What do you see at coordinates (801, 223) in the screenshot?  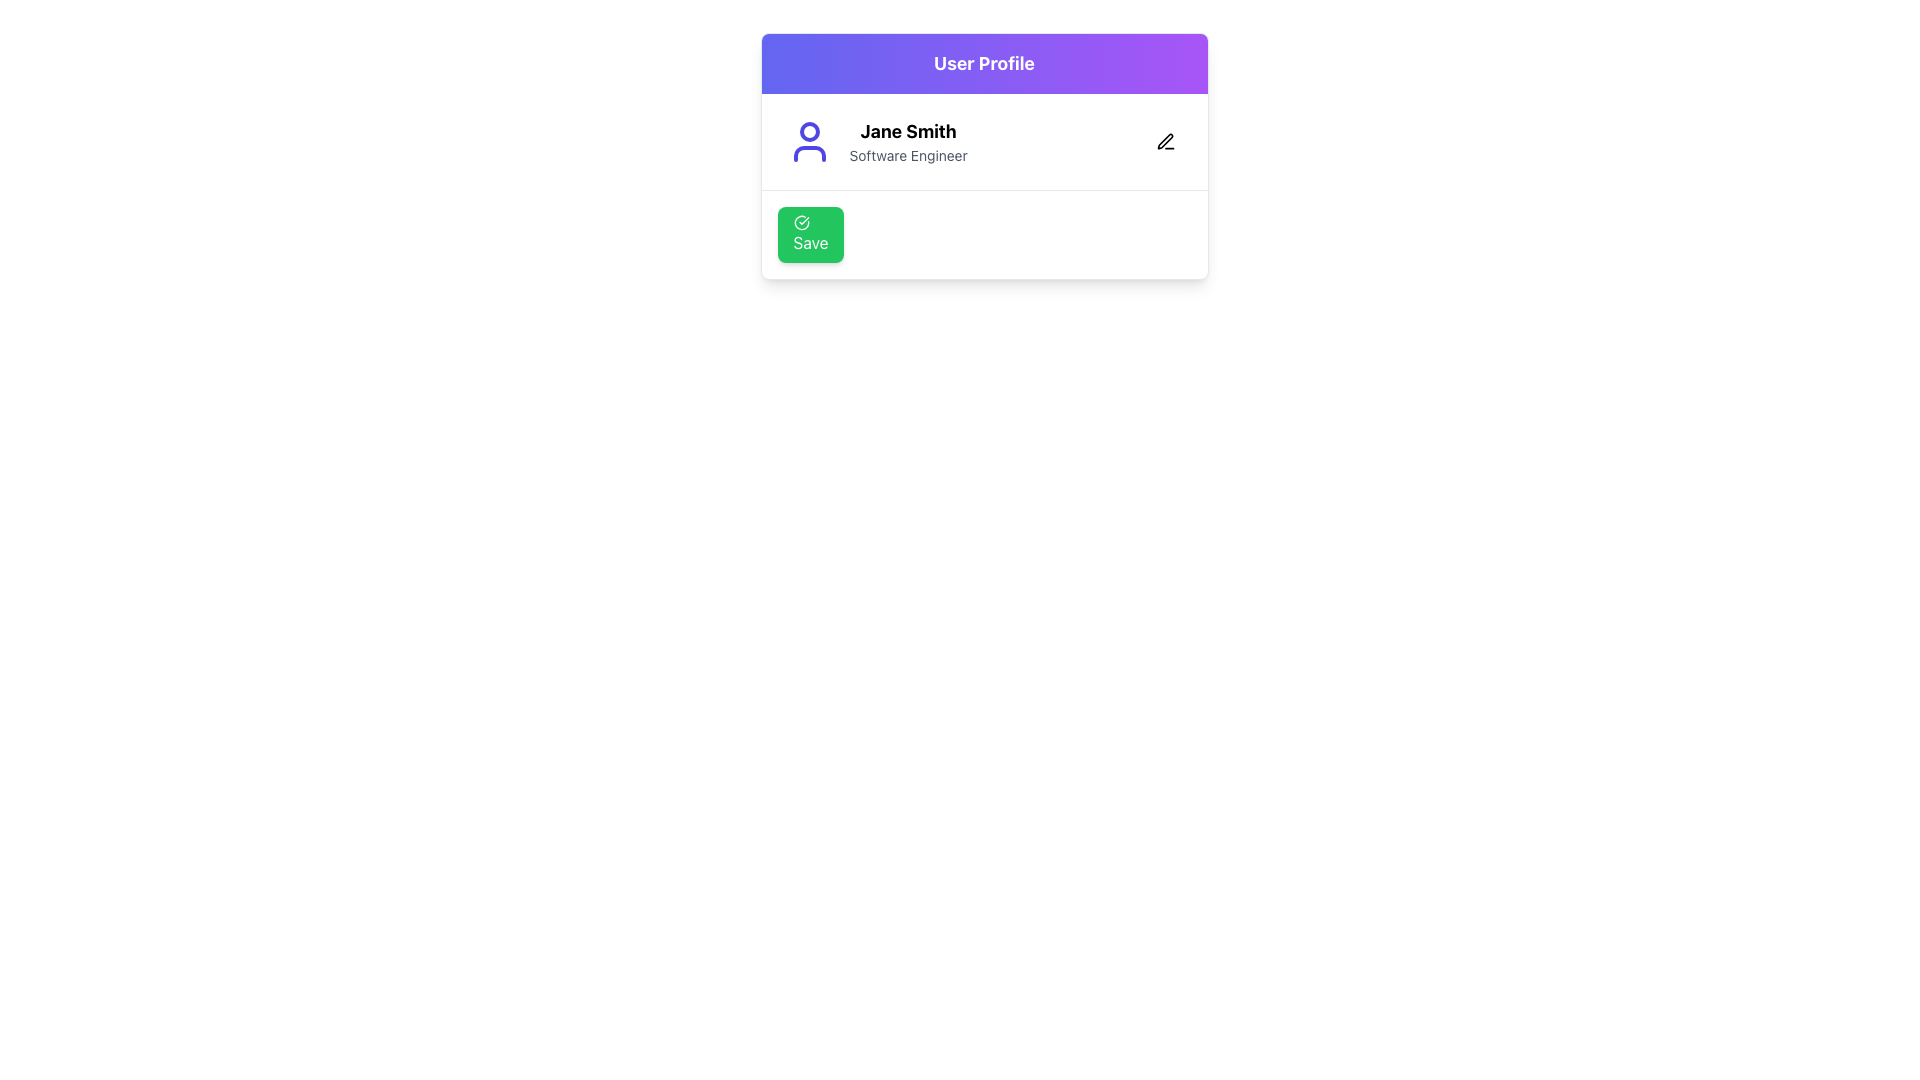 I see `the circular icon with a checkmark inside, which is located to the left of the 'Save' text in the green rectangular button` at bounding box center [801, 223].